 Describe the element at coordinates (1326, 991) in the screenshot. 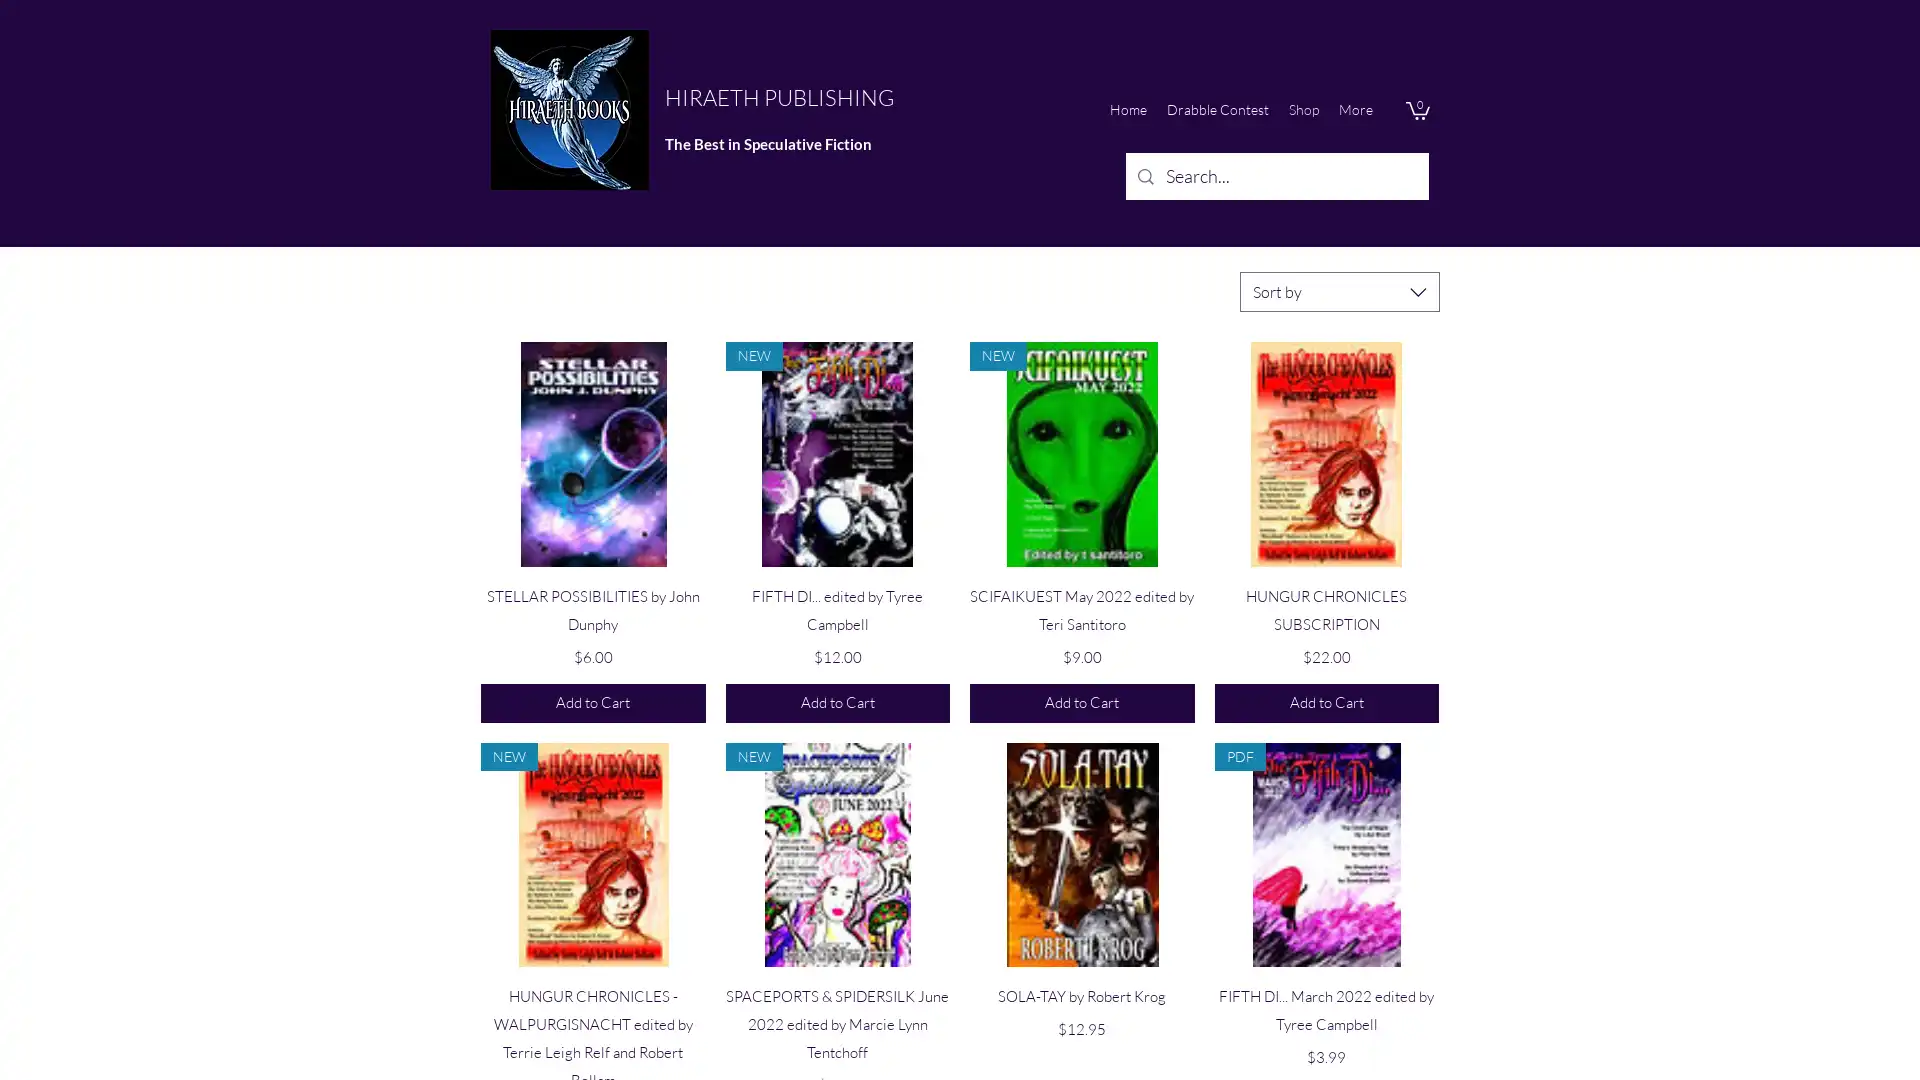

I see `Quick View` at that location.